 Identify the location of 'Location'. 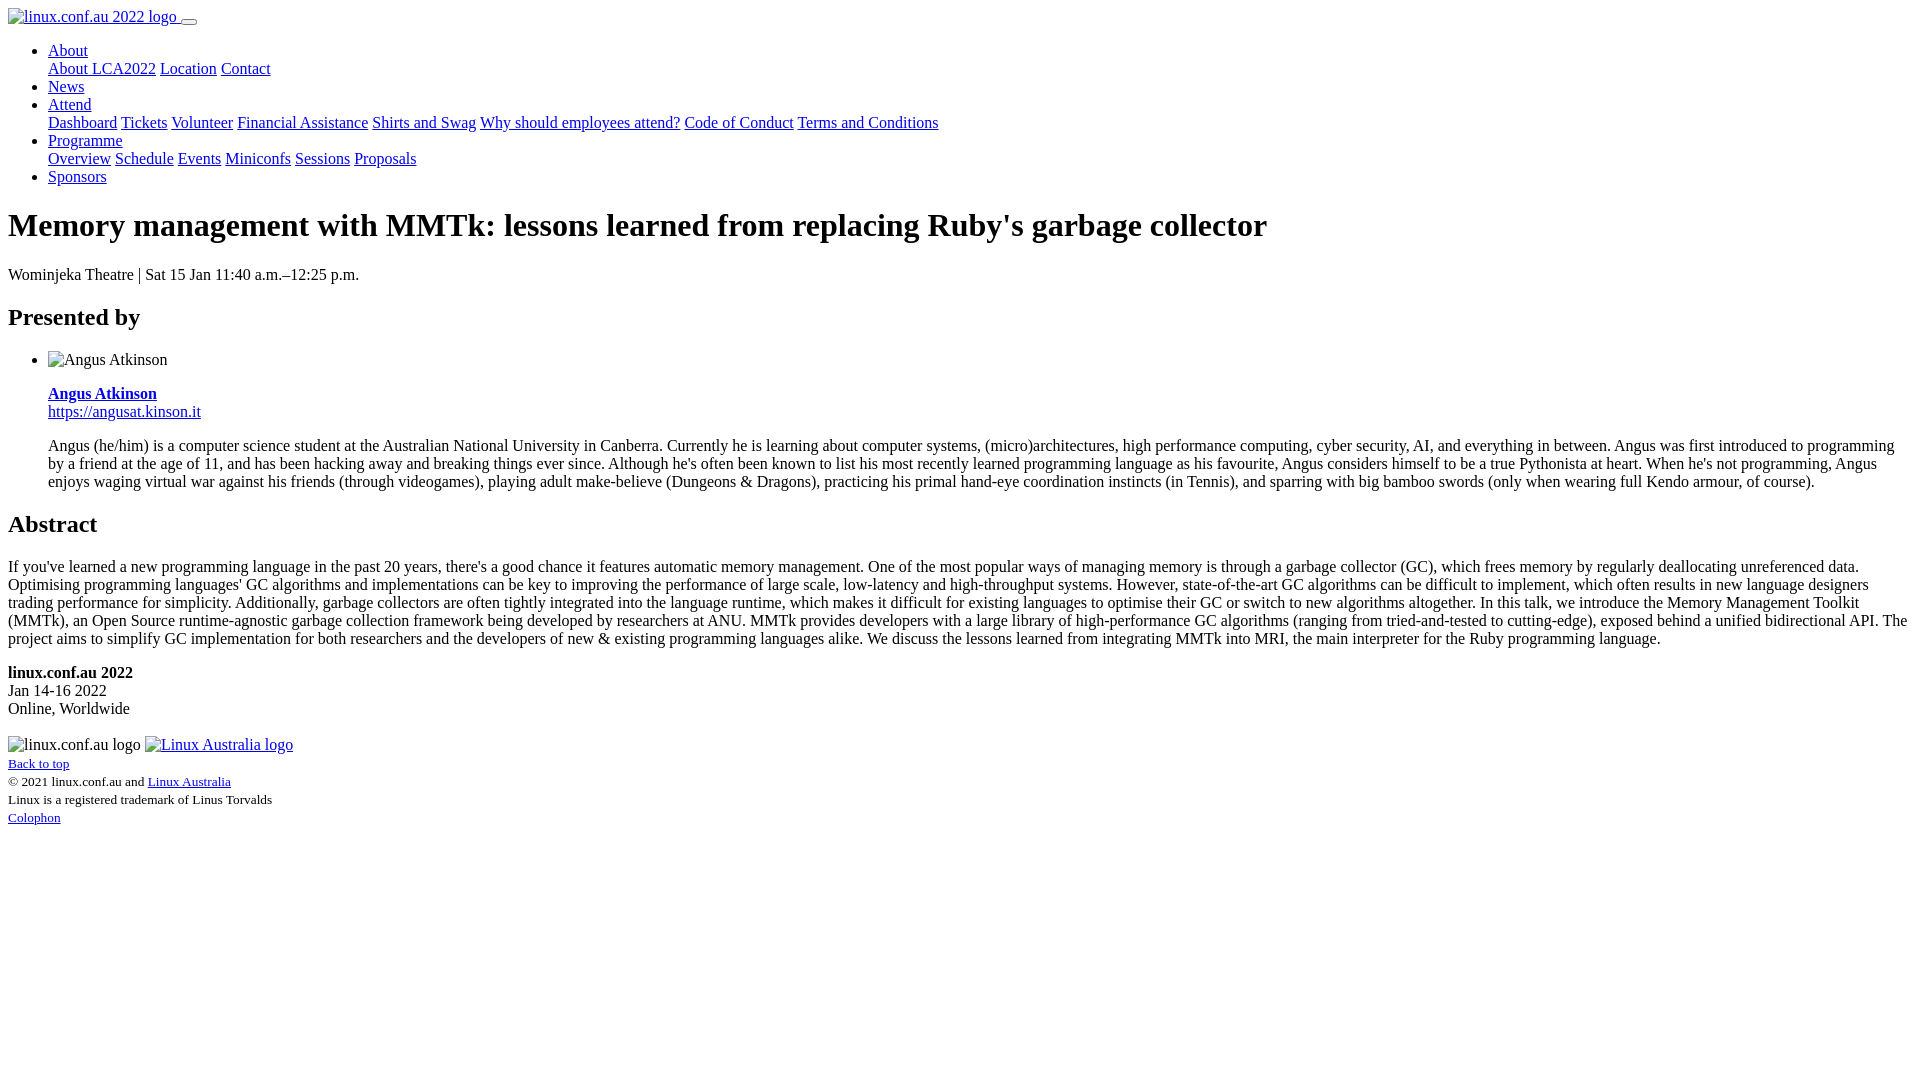
(188, 67).